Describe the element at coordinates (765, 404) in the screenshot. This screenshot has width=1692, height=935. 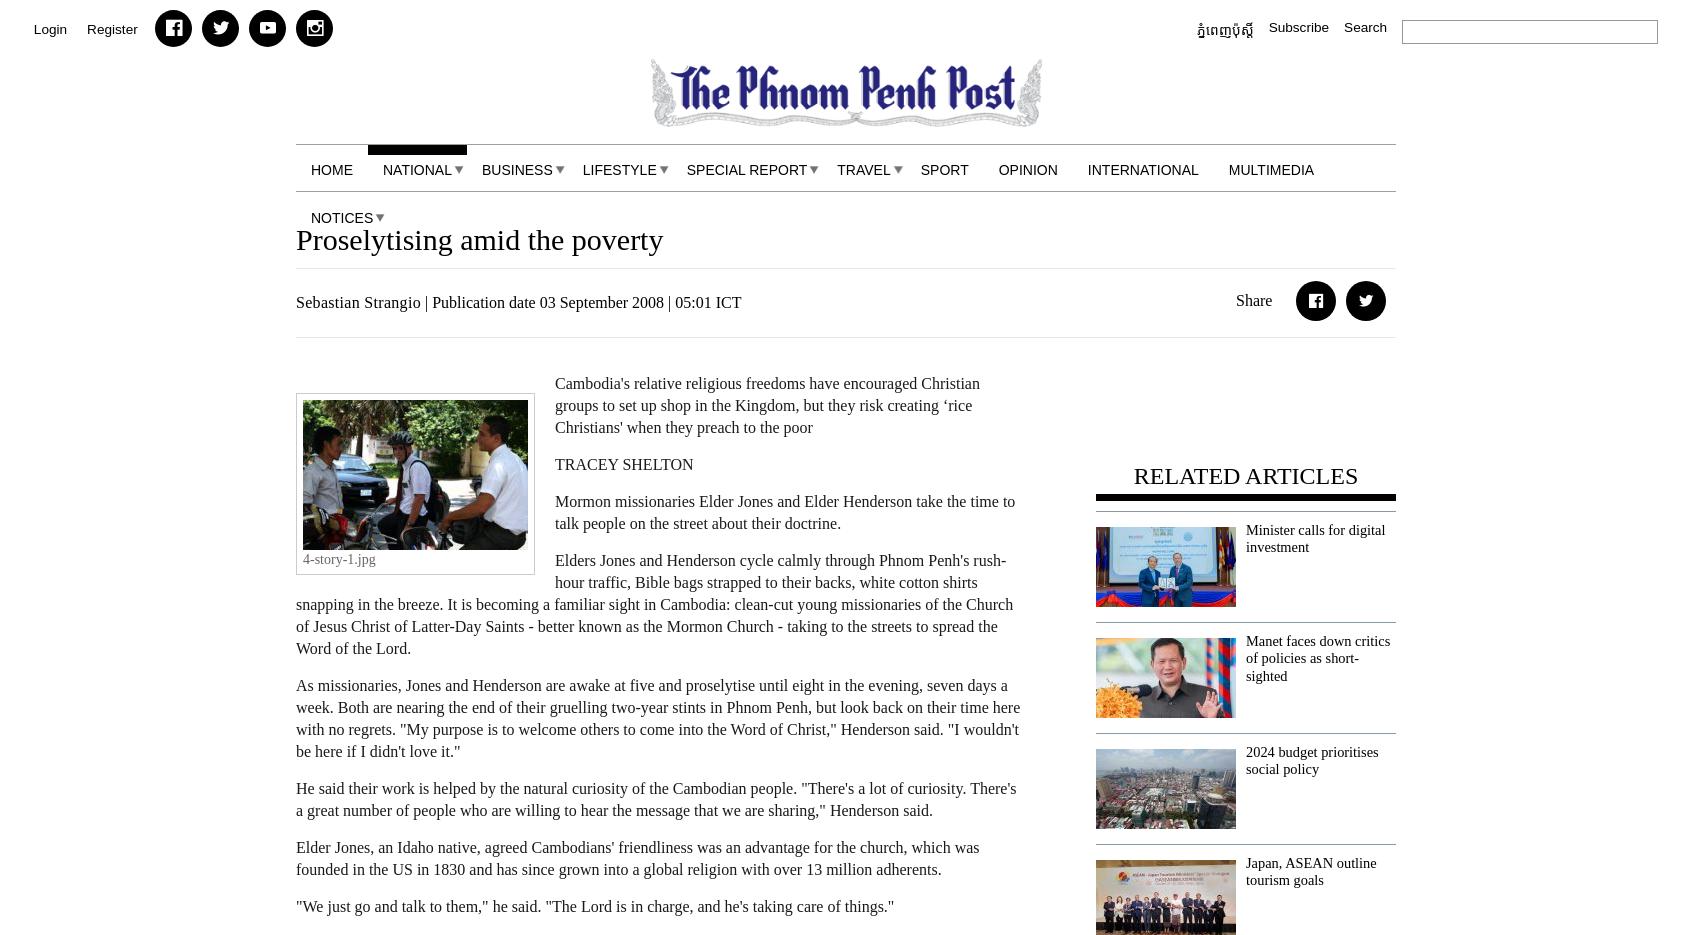
I see `'Cambodia's relative religious freedoms have encouraged Christian groups to set up shop in the Kingdom, but they risk creating ‘rice Christians' when they preach to the poor'` at that location.